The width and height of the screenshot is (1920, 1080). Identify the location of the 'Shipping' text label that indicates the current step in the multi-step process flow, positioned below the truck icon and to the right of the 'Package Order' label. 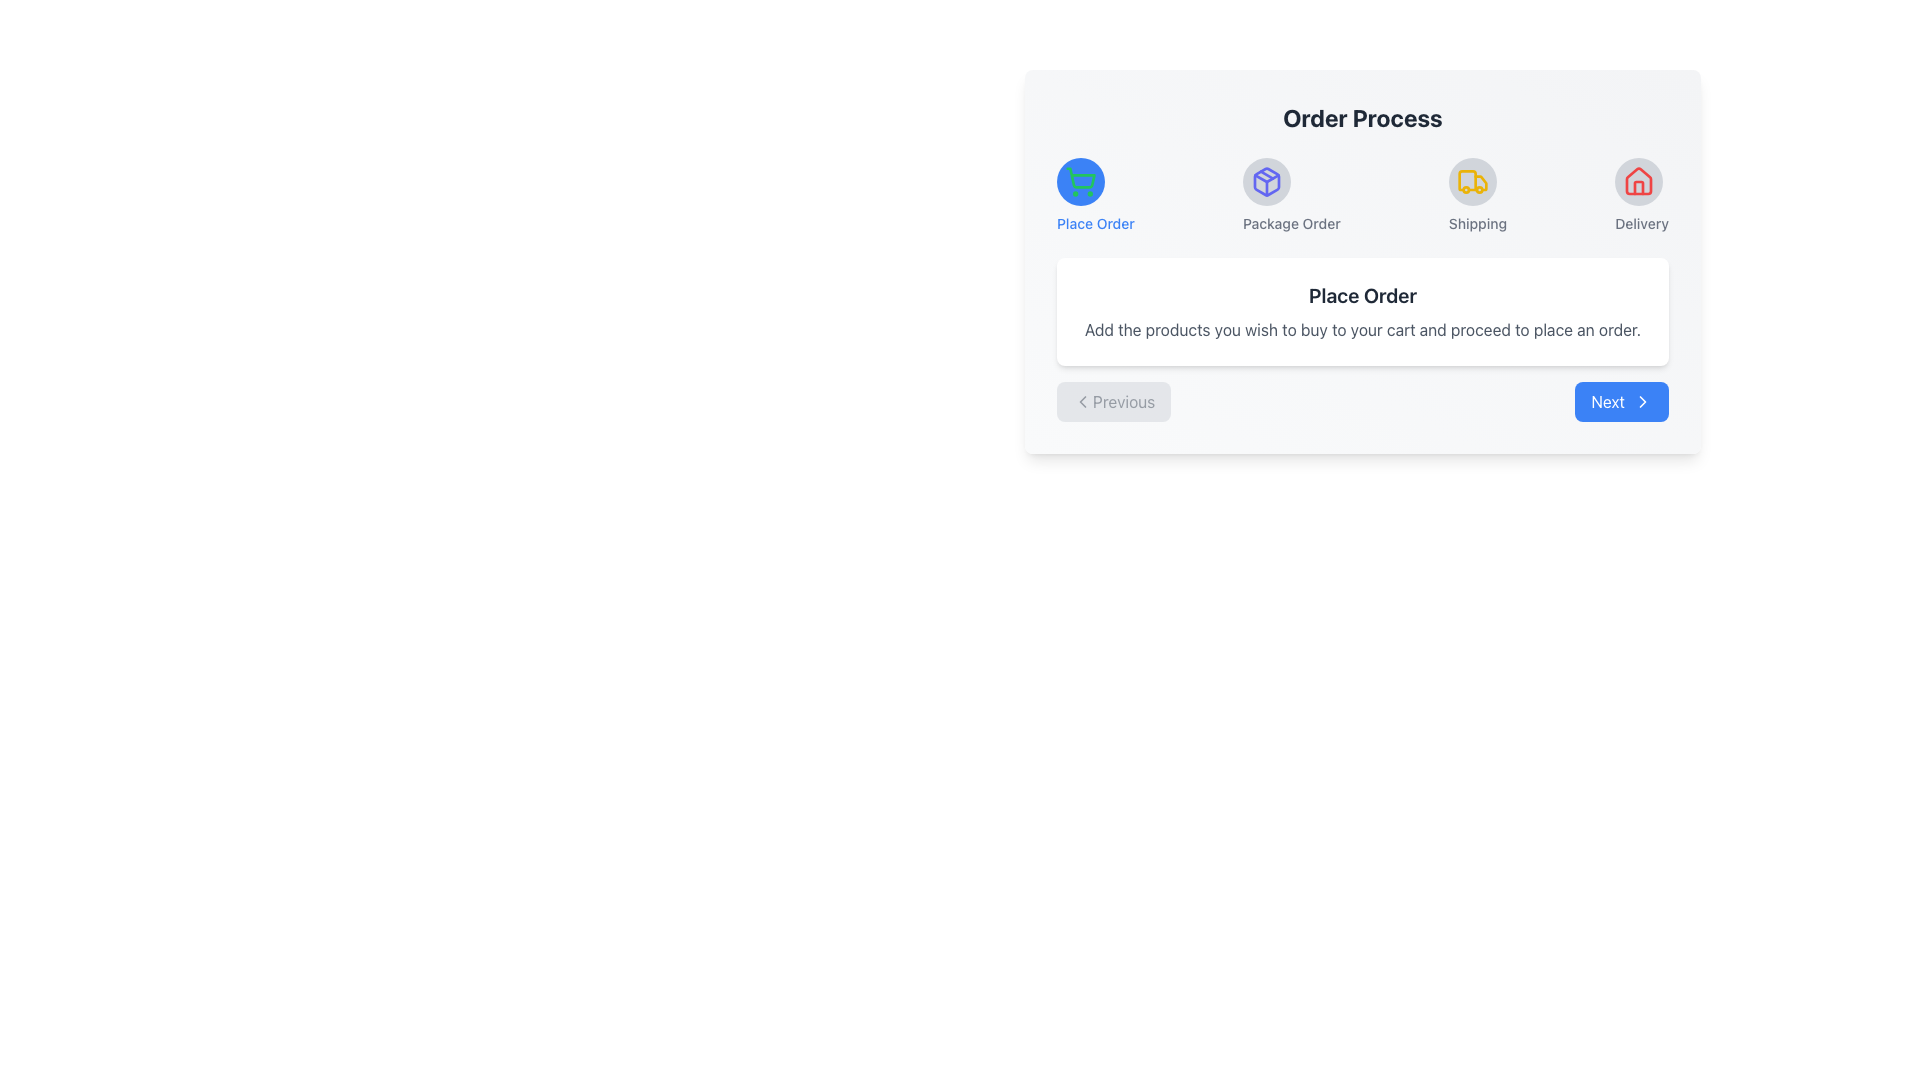
(1478, 223).